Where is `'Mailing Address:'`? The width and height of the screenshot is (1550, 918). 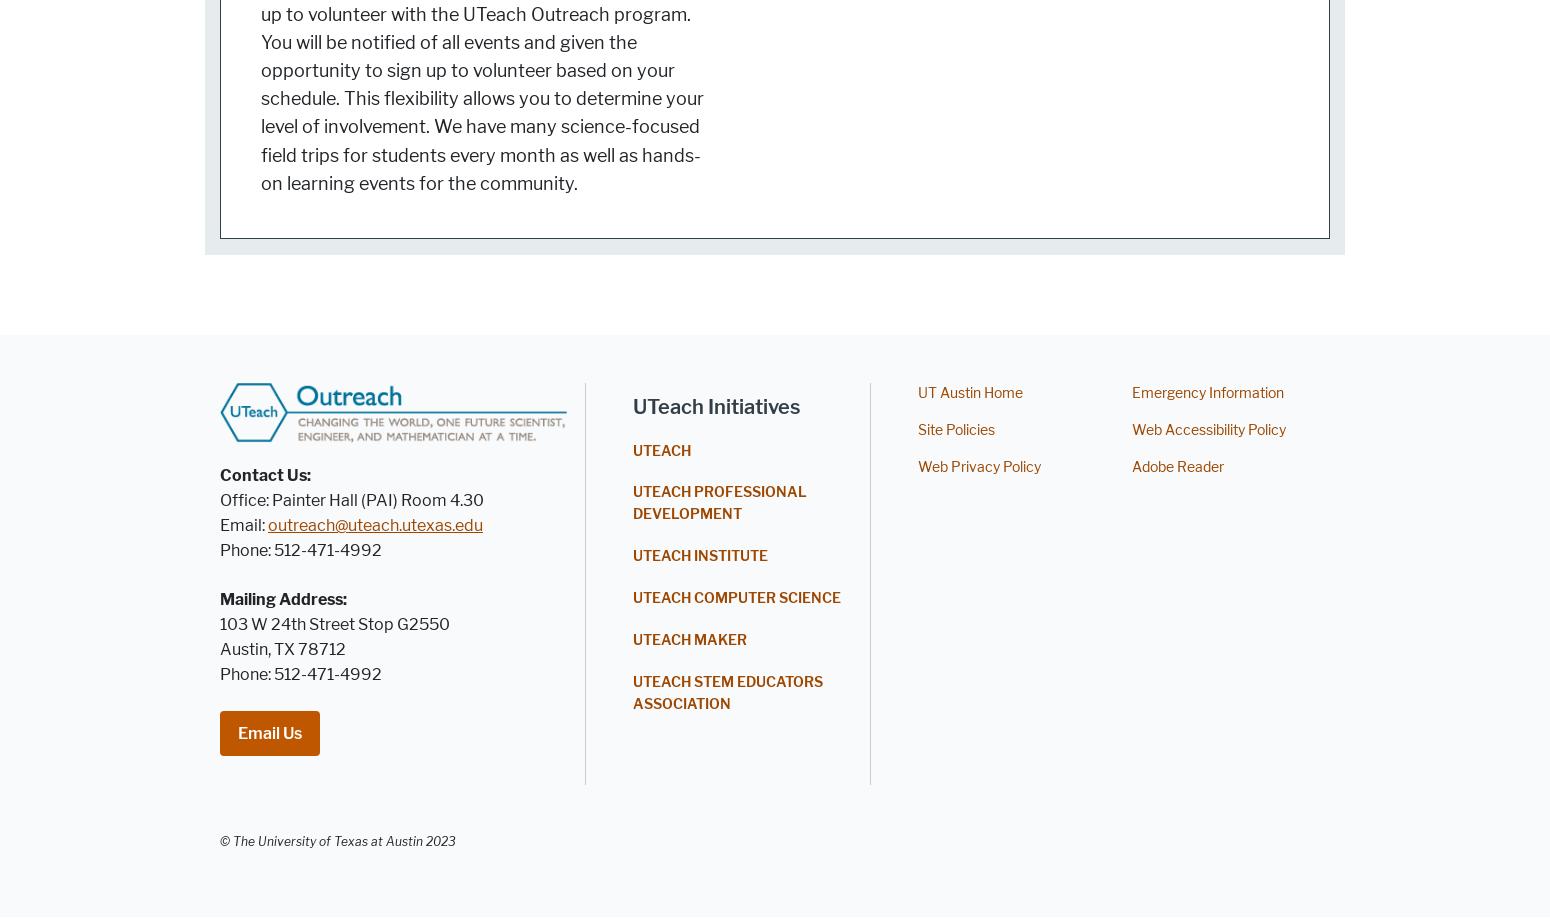
'Mailing Address:' is located at coordinates (283, 597).